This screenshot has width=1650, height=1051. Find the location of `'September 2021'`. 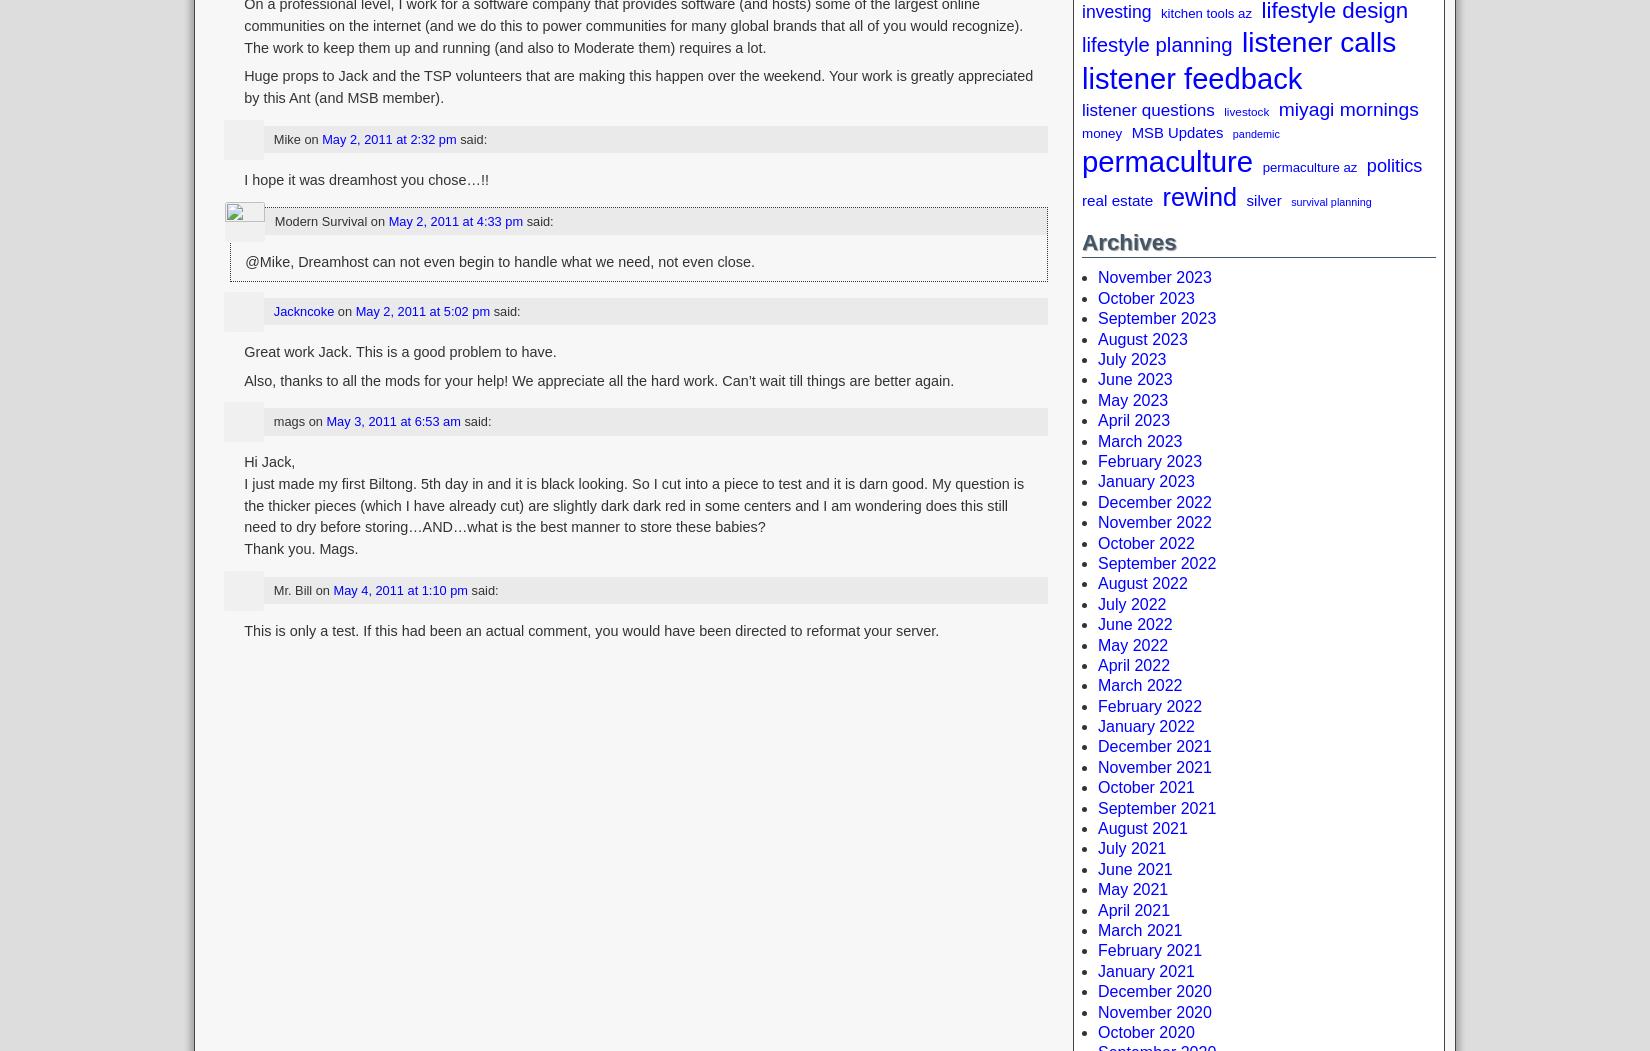

'September 2021' is located at coordinates (1156, 806).